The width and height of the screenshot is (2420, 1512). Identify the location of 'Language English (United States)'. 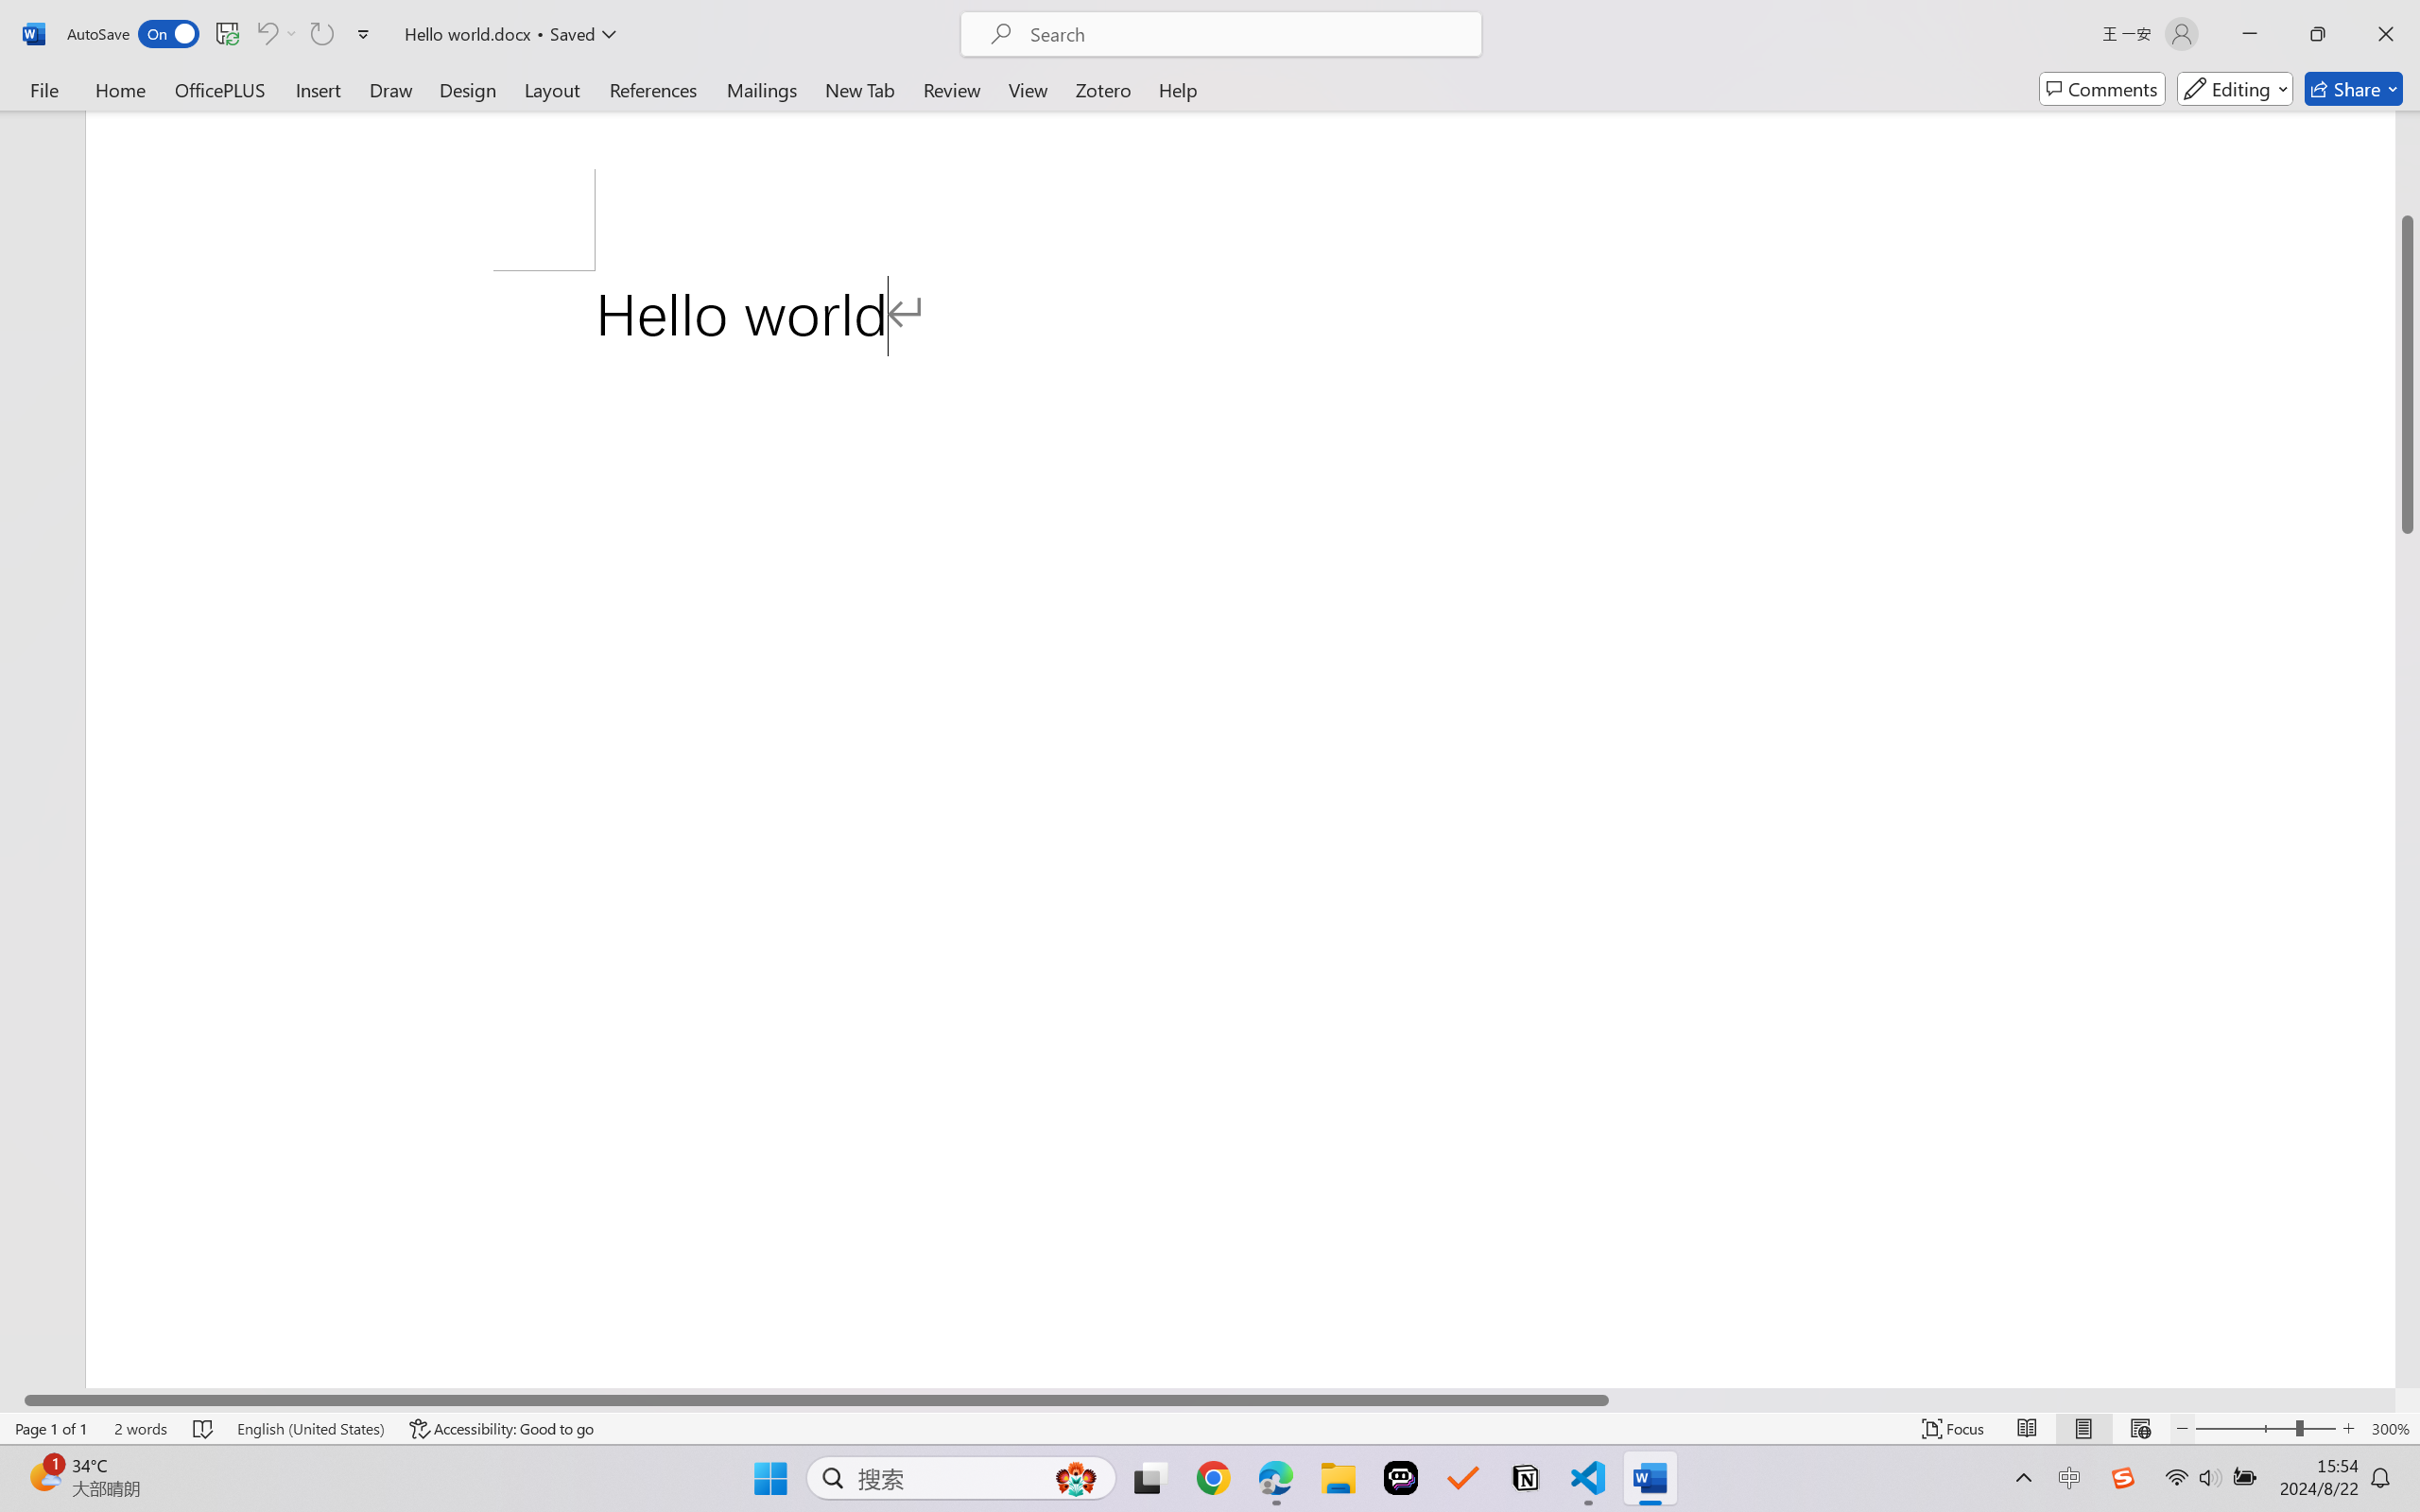
(310, 1428).